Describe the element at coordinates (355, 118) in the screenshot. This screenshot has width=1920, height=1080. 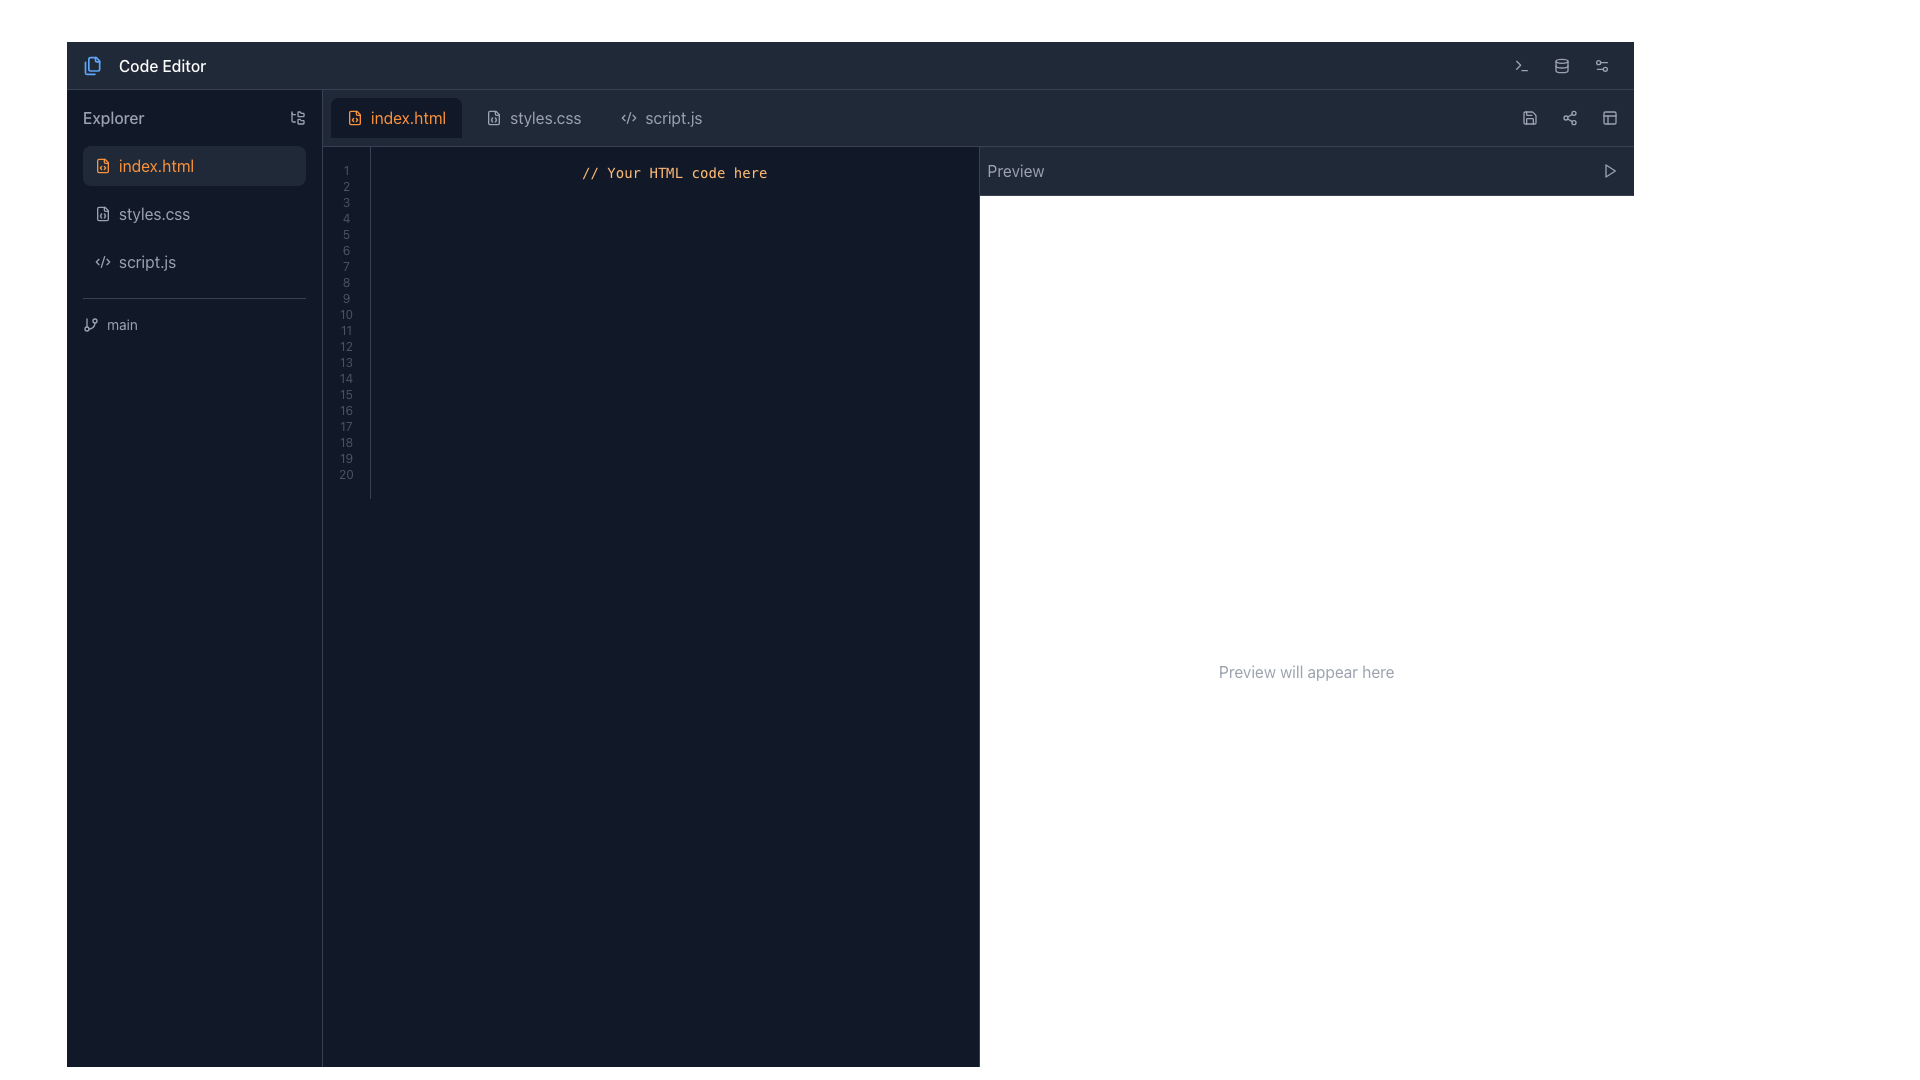
I see `the icon resembling a document with a code symbol, located next to 'index.html' on the left side of the file explorer interface, to show additional options` at that location.